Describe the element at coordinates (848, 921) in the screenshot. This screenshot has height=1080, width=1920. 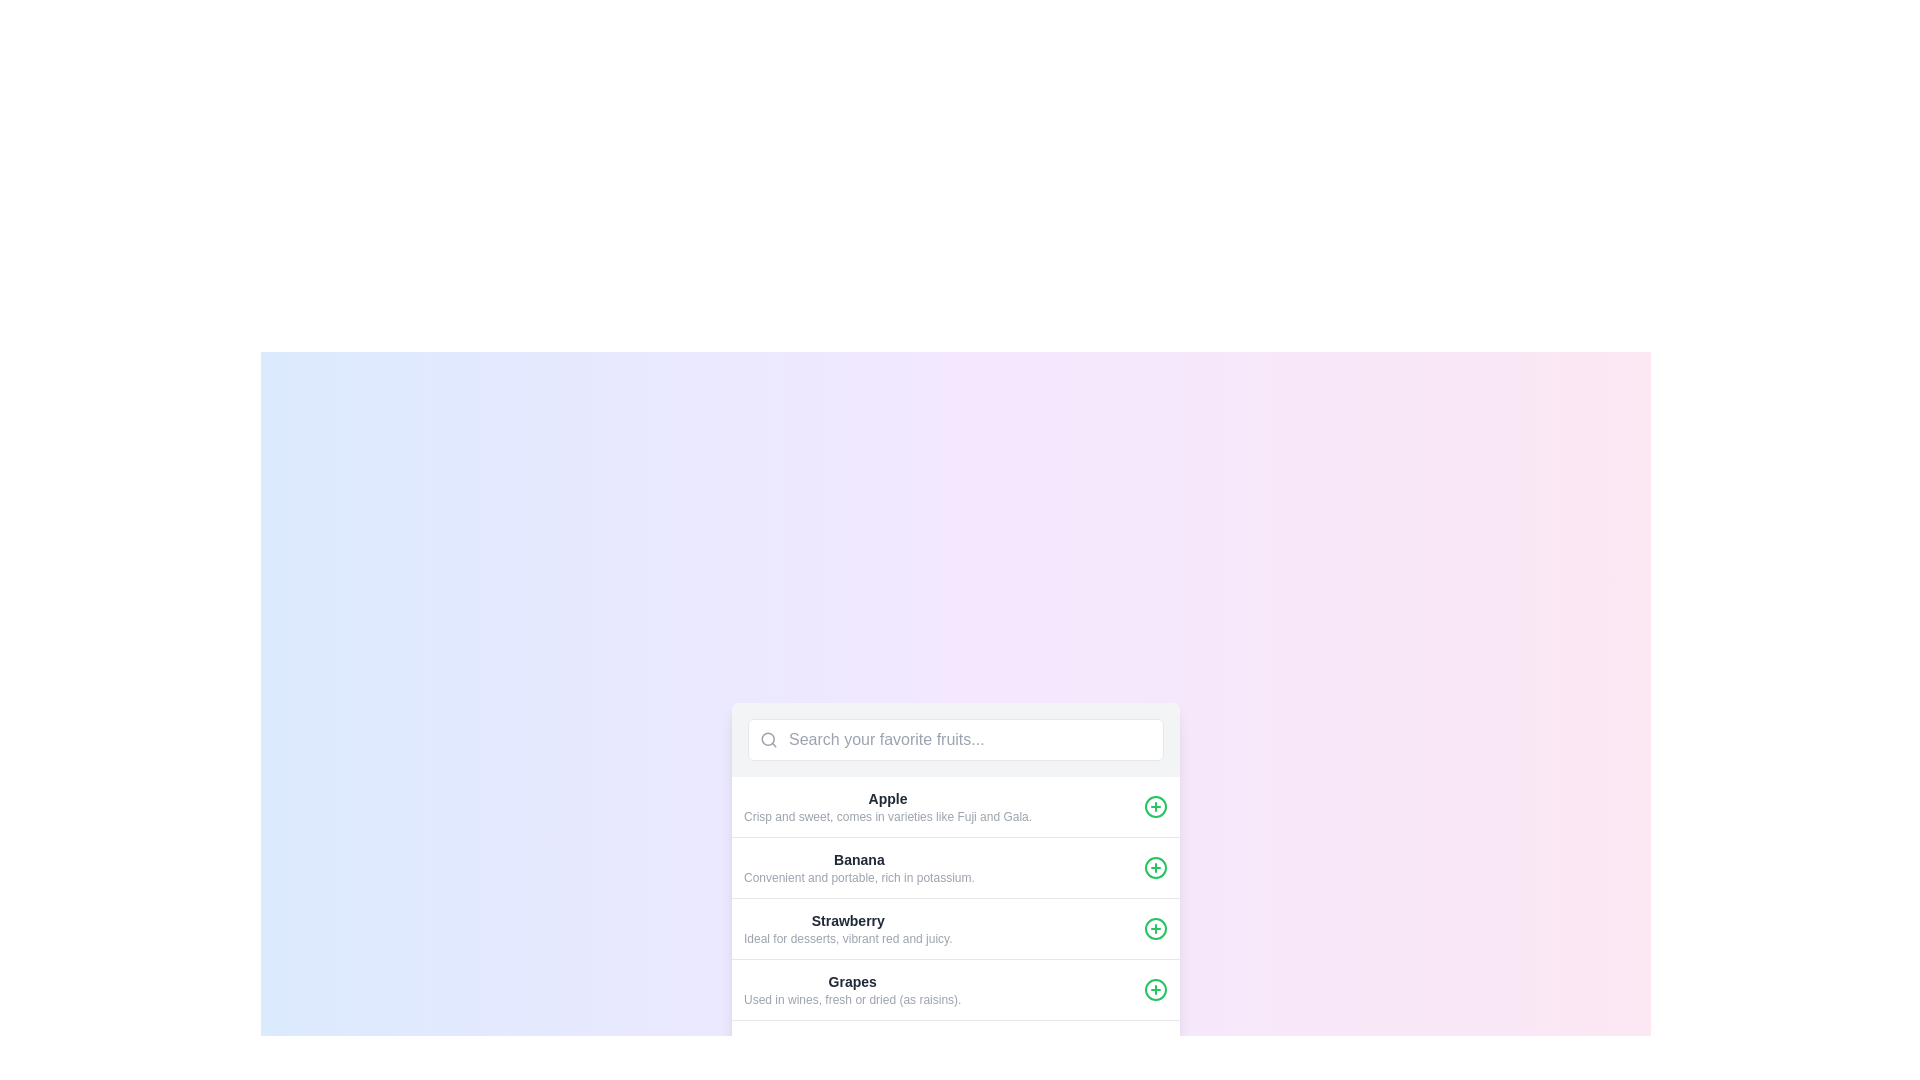
I see `the text element displaying 'Strawberry', which is styled in bold and text-gray-800, located above a descriptive text in a scrollable list interface` at that location.